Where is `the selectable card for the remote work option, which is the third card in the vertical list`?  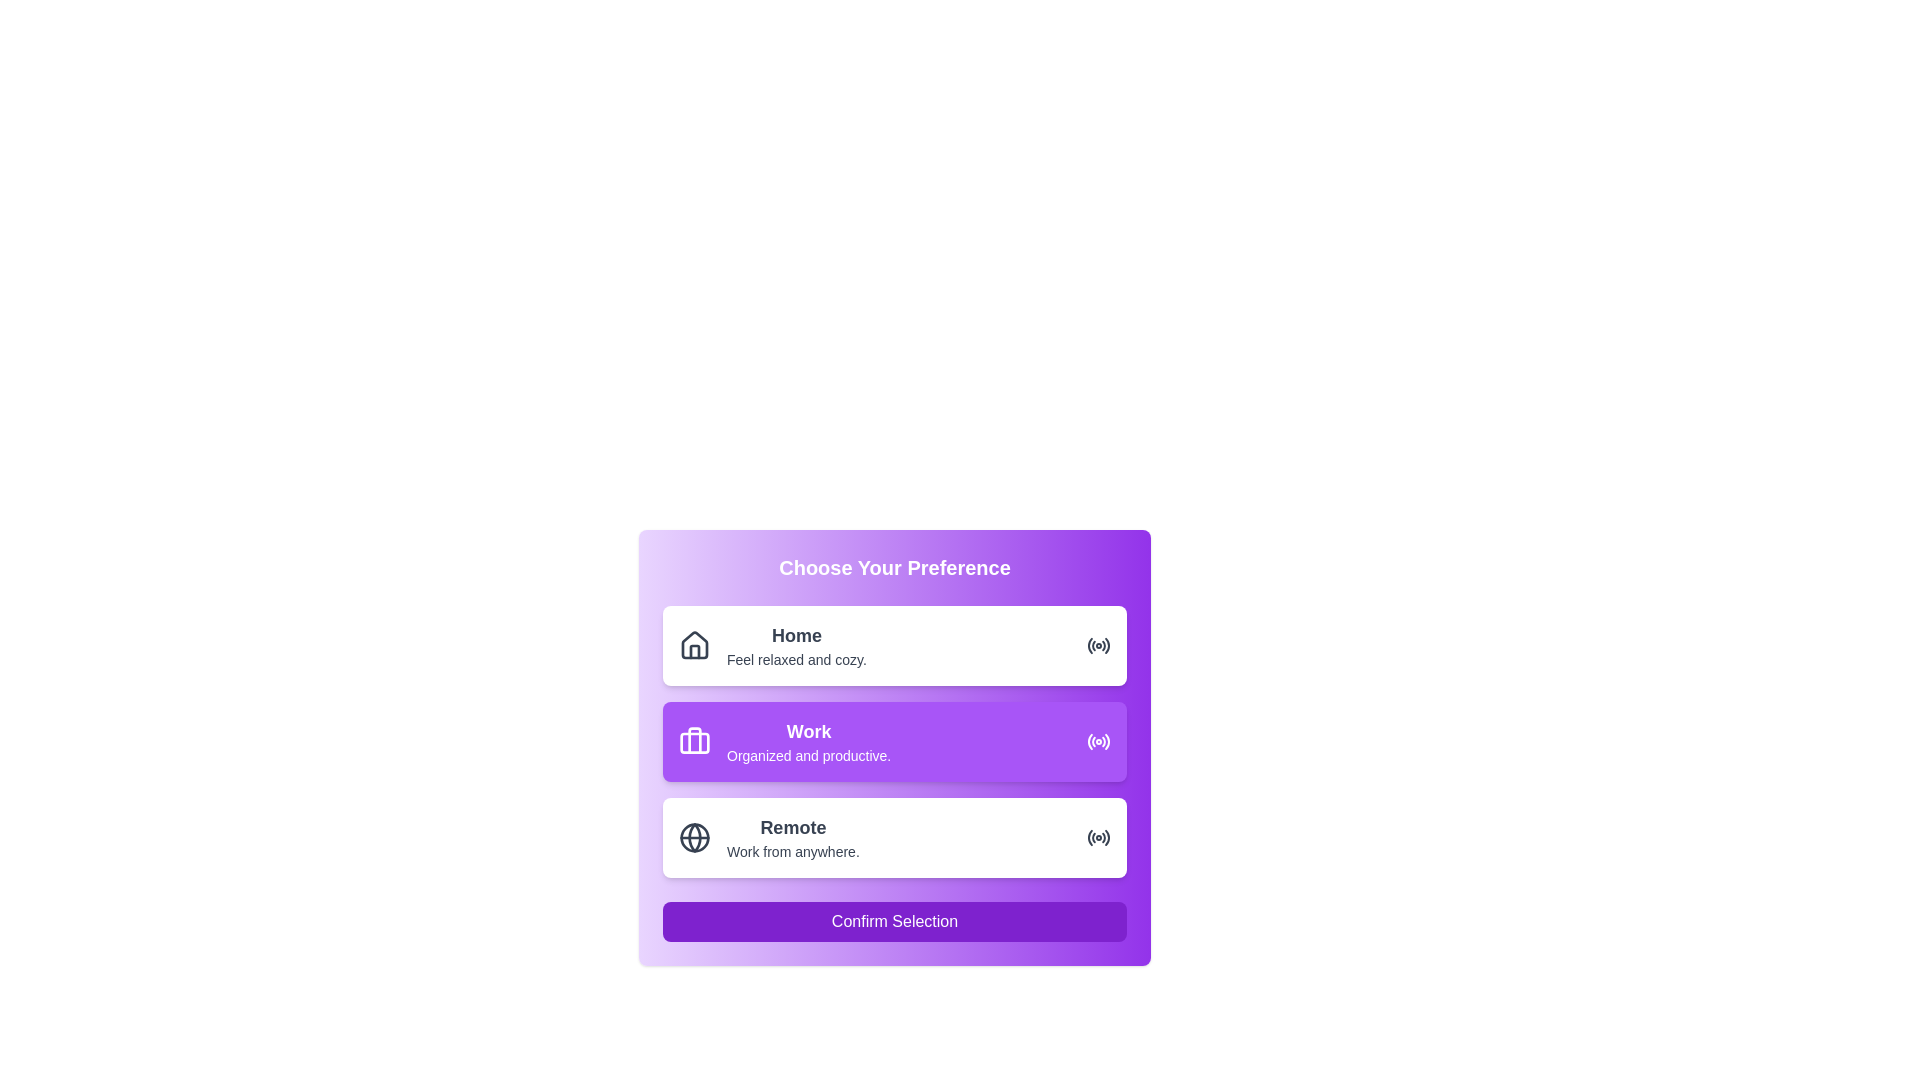 the selectable card for the remote work option, which is the third card in the vertical list is located at coordinates (893, 837).